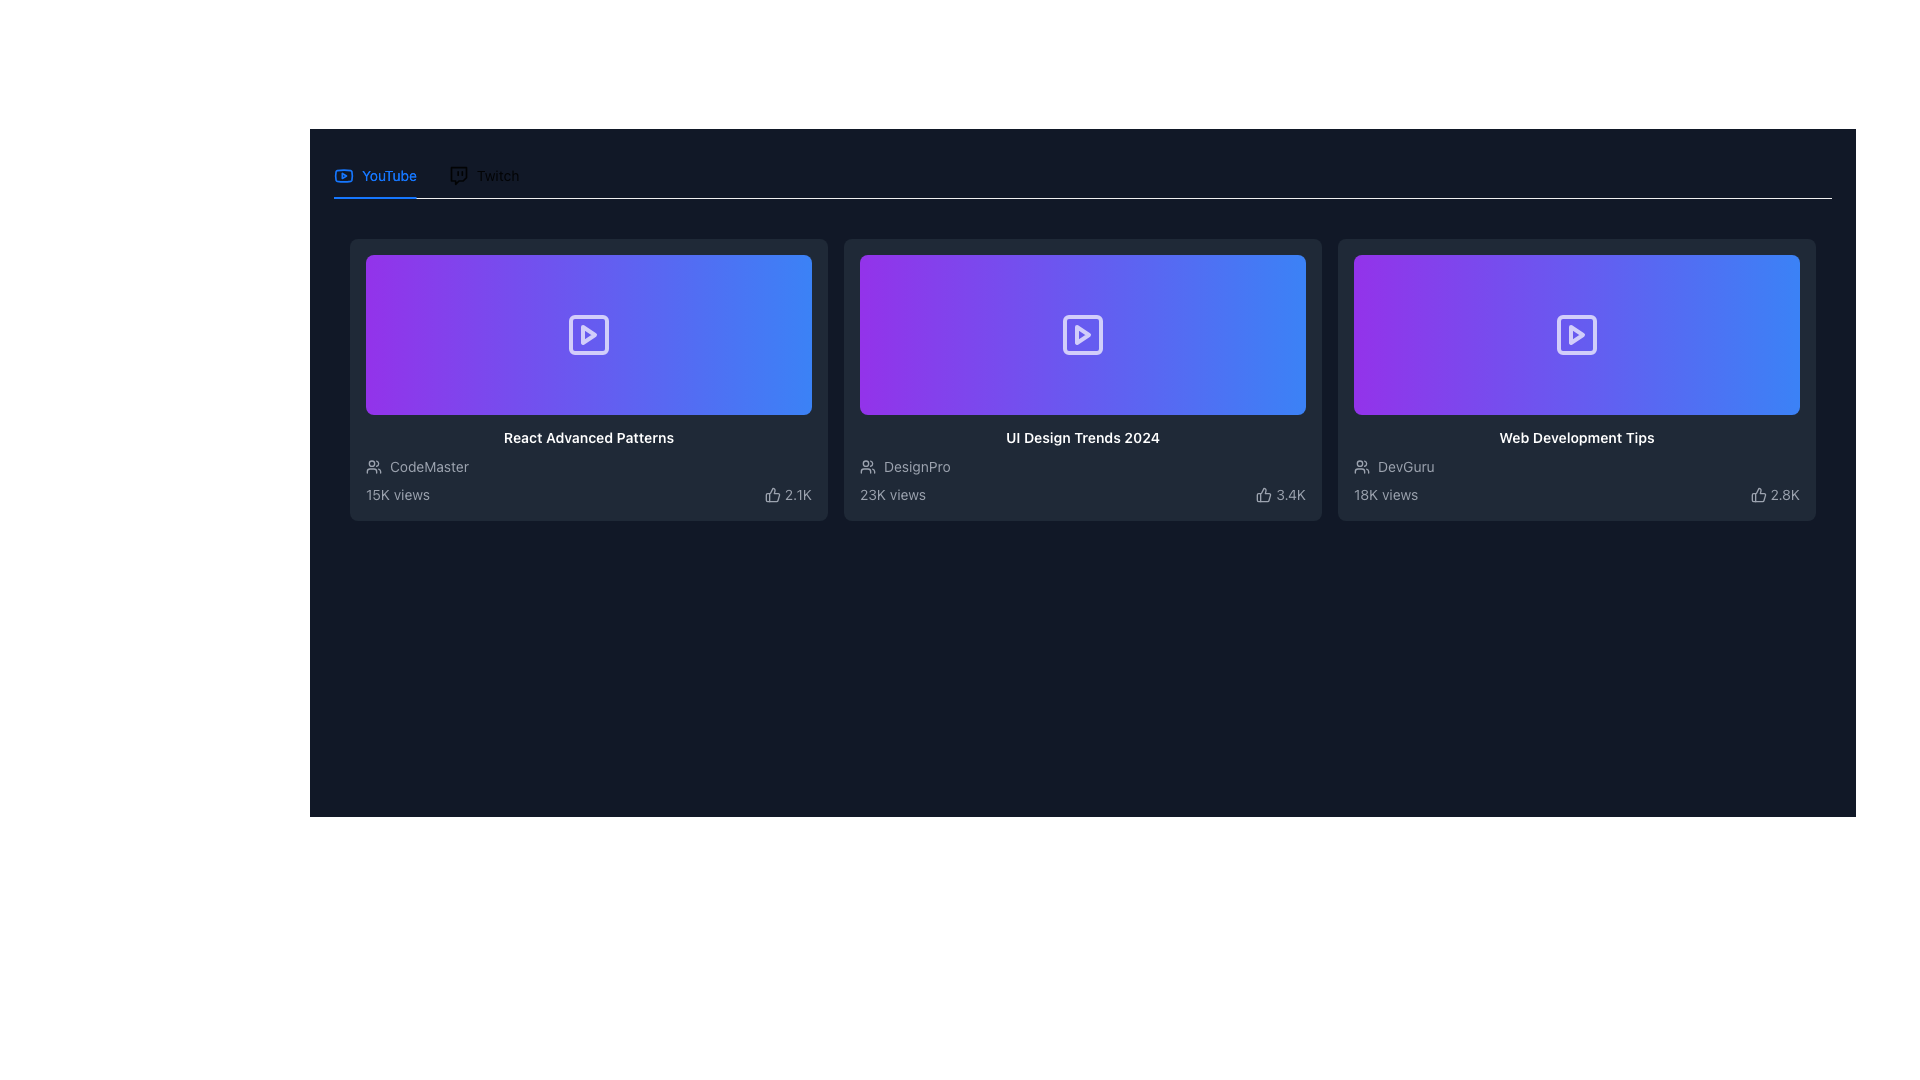 The width and height of the screenshot is (1920, 1080). Describe the element at coordinates (484, 175) in the screenshot. I see `the second tab` at that location.